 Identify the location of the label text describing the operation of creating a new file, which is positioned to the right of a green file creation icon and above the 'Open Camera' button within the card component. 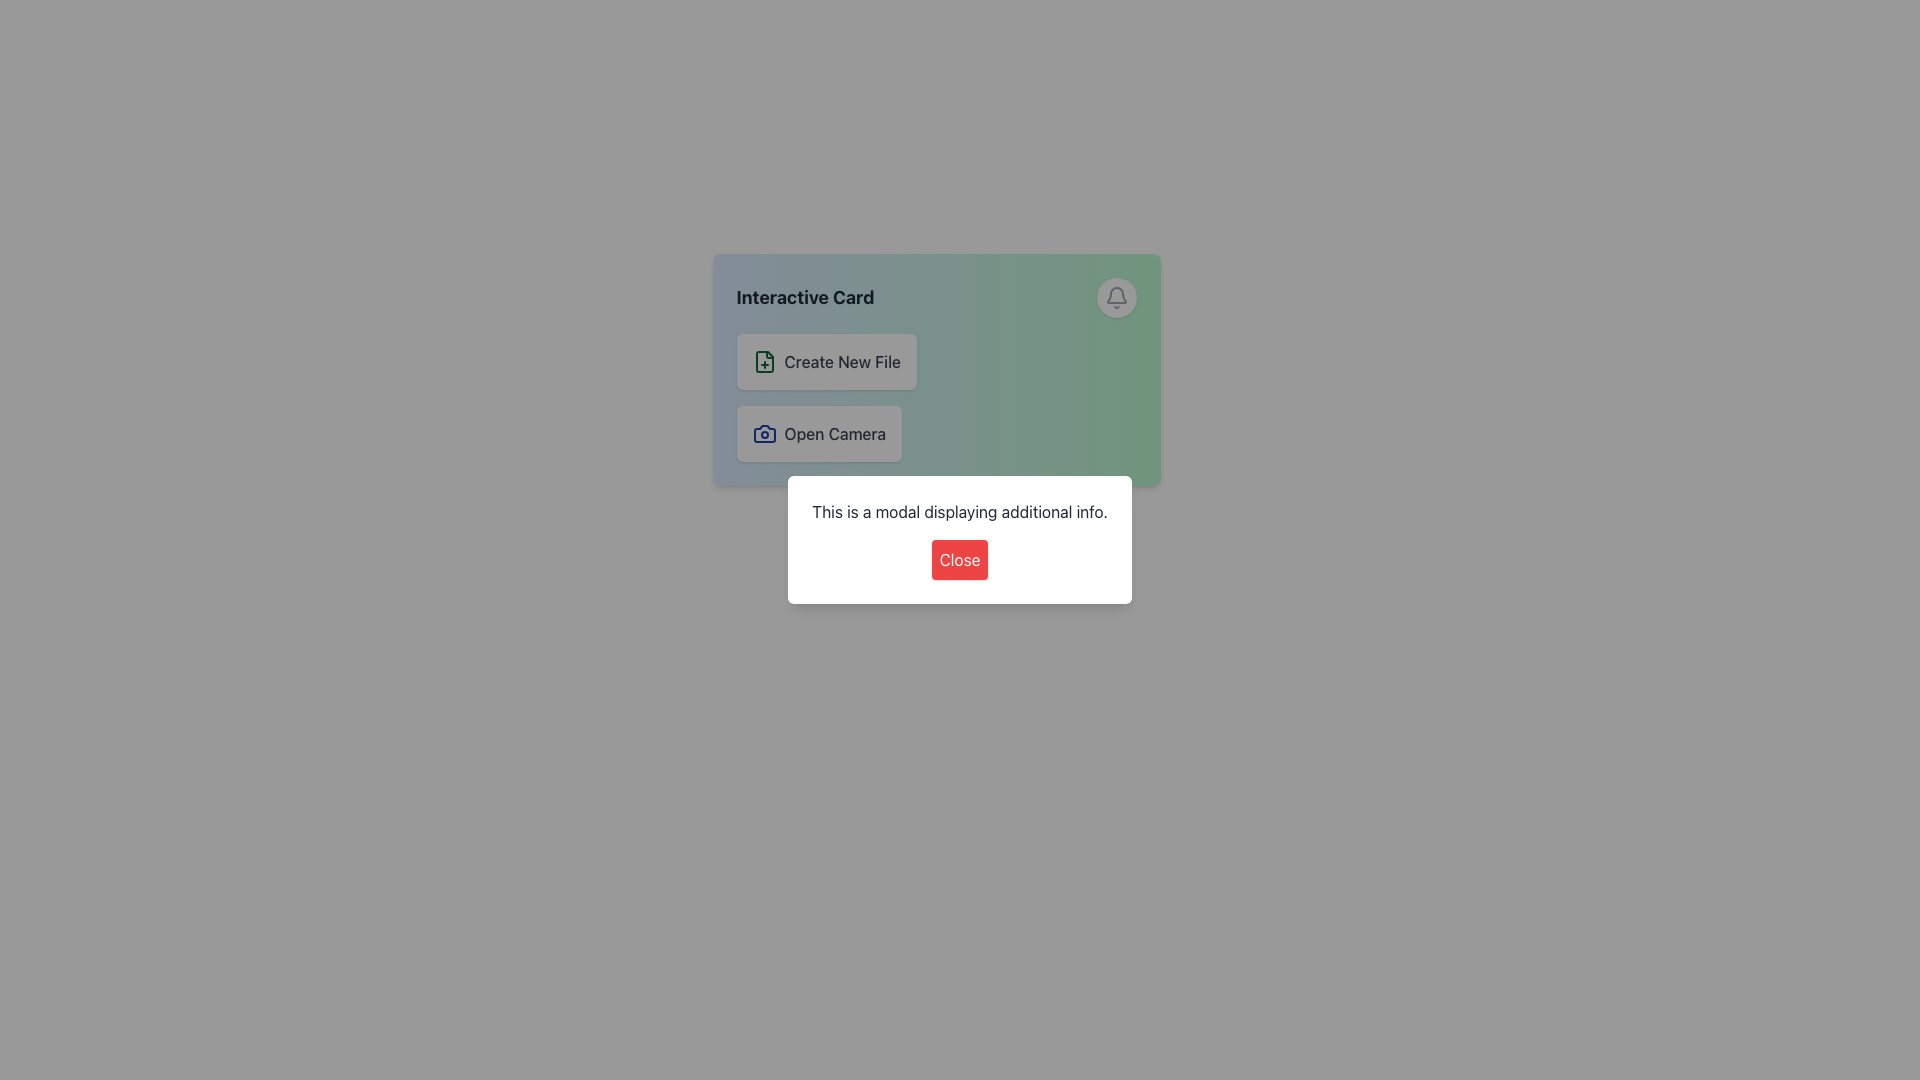
(842, 362).